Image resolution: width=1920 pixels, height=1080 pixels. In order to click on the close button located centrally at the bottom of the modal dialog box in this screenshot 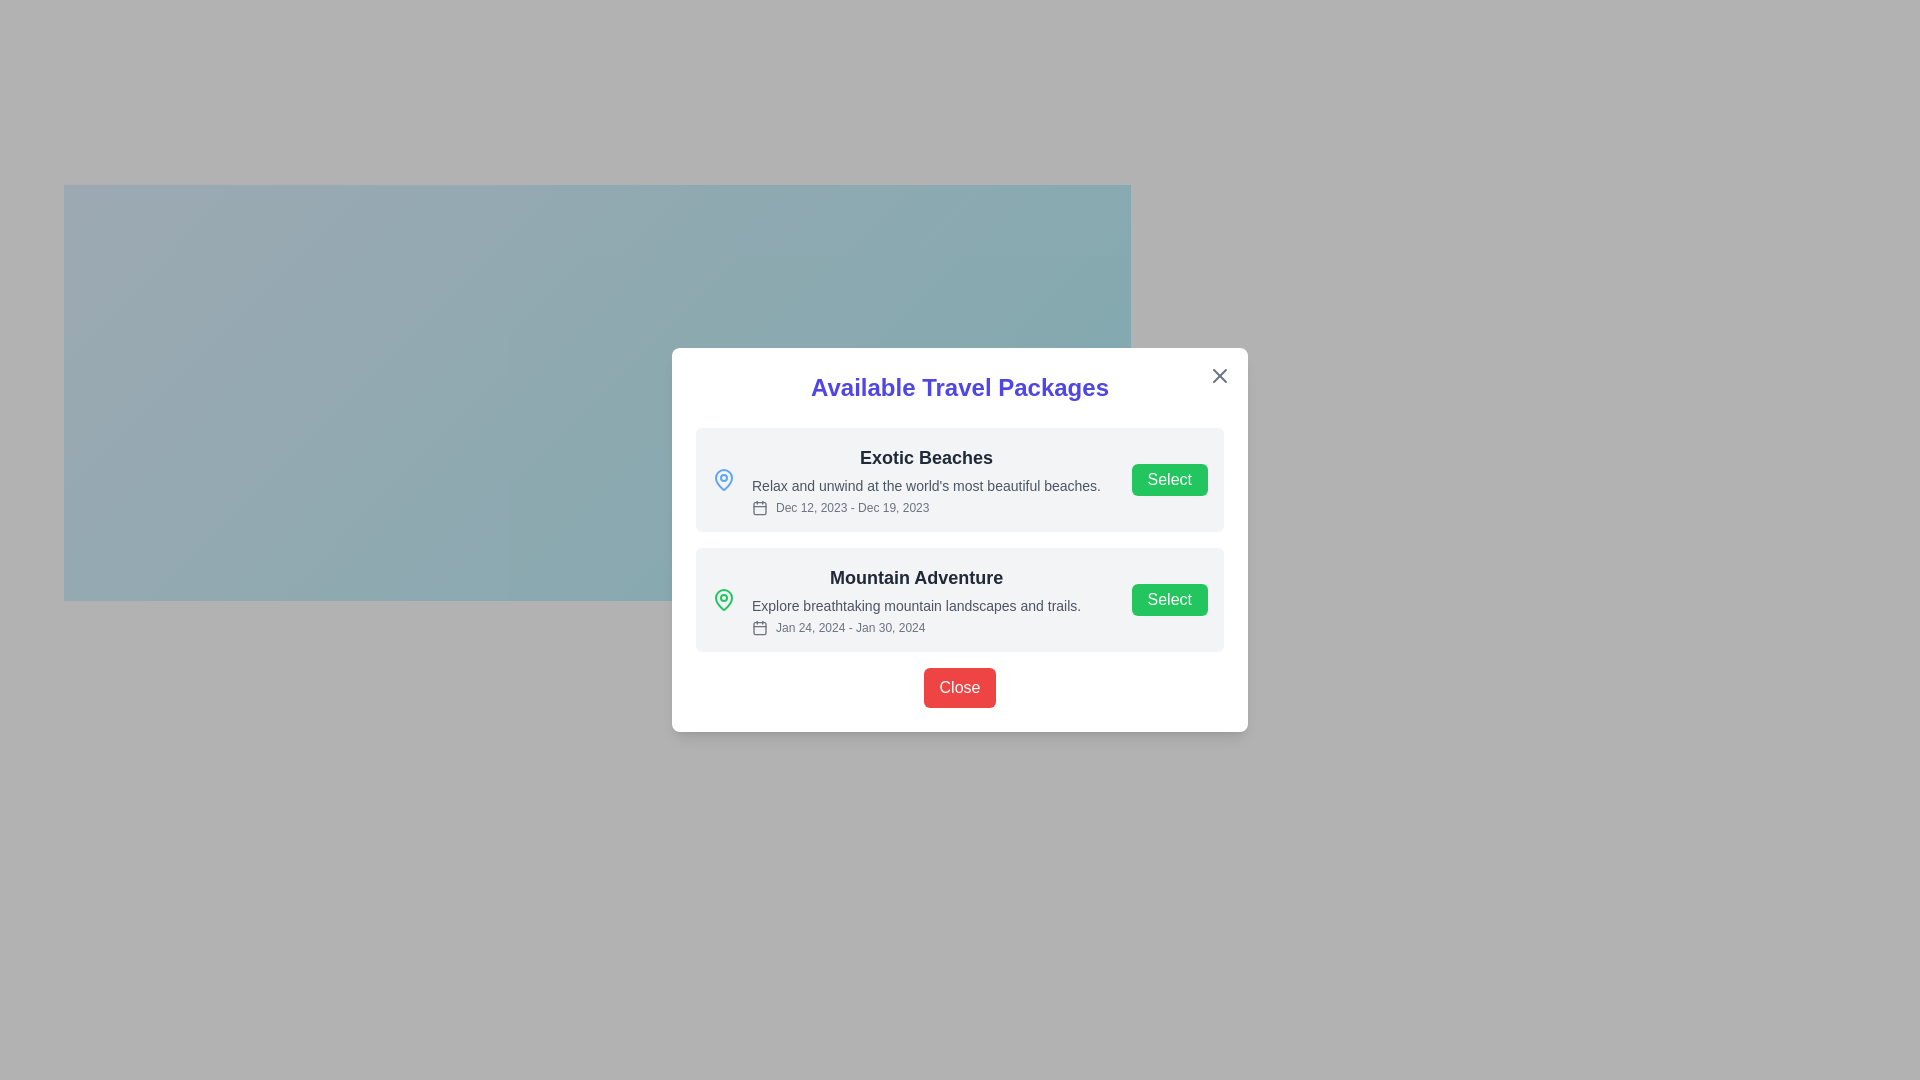, I will do `click(960, 686)`.